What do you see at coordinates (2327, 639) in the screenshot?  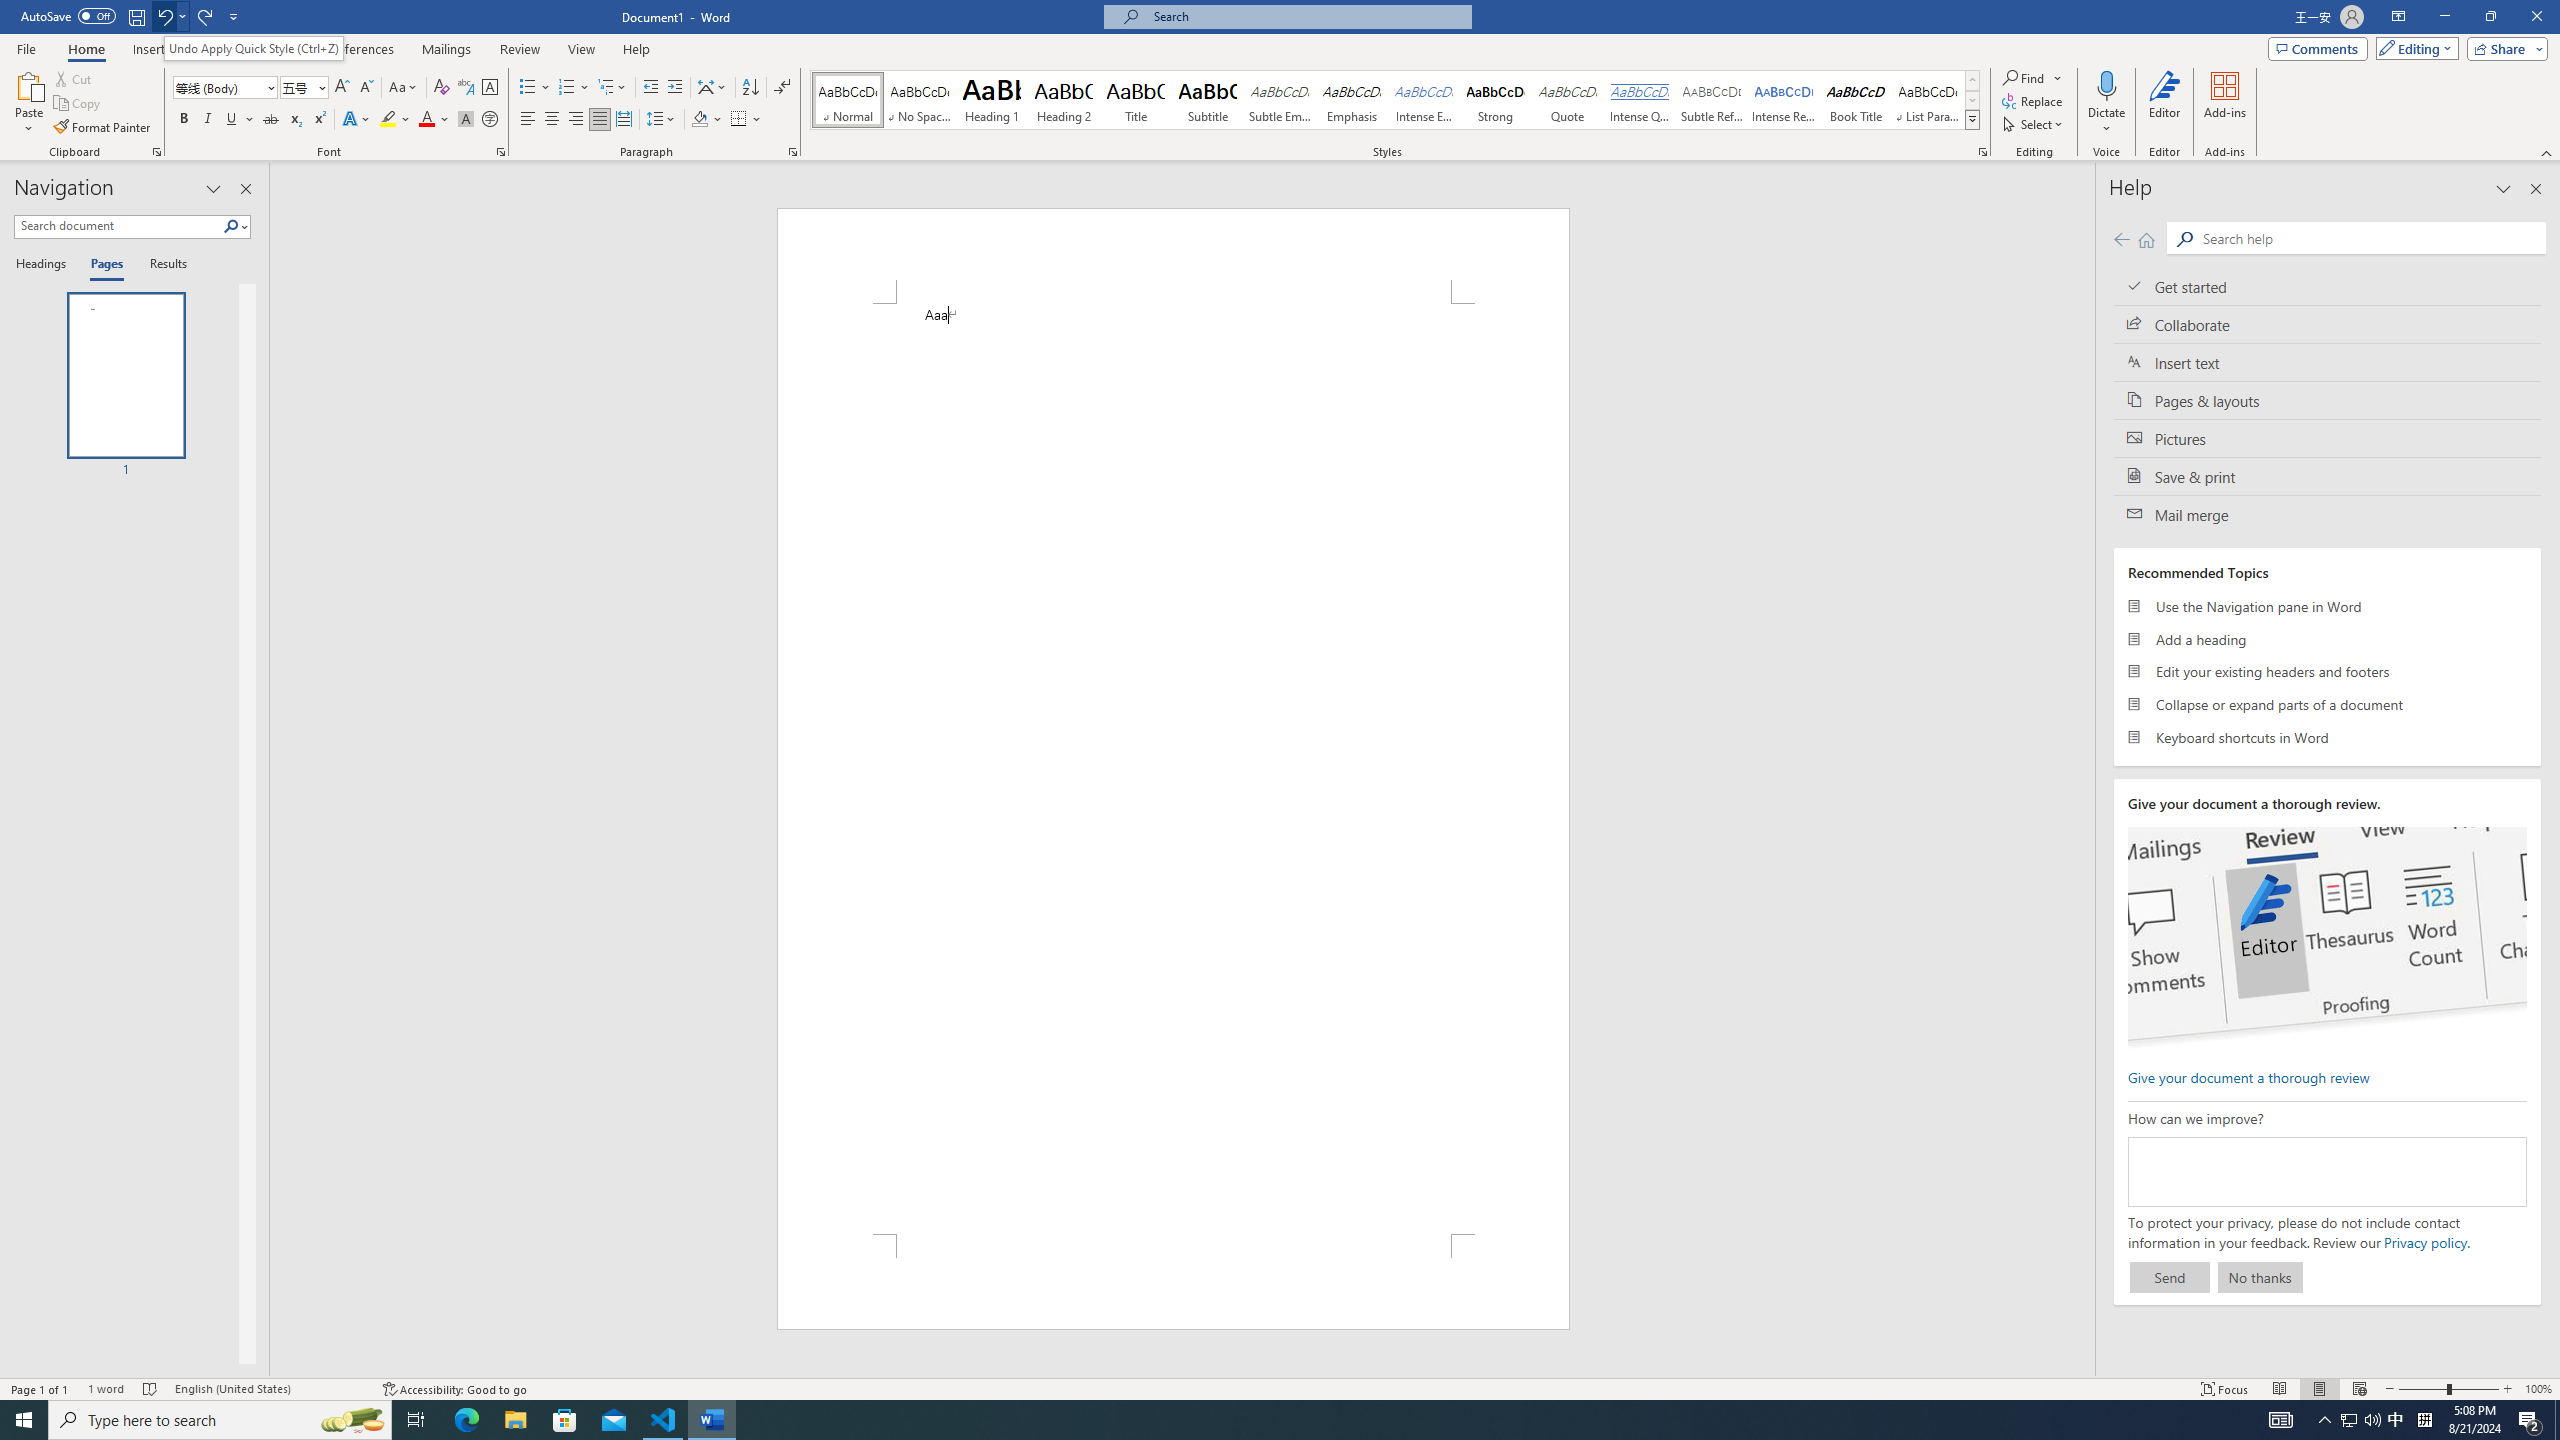 I see `'Add a heading'` at bounding box center [2327, 639].